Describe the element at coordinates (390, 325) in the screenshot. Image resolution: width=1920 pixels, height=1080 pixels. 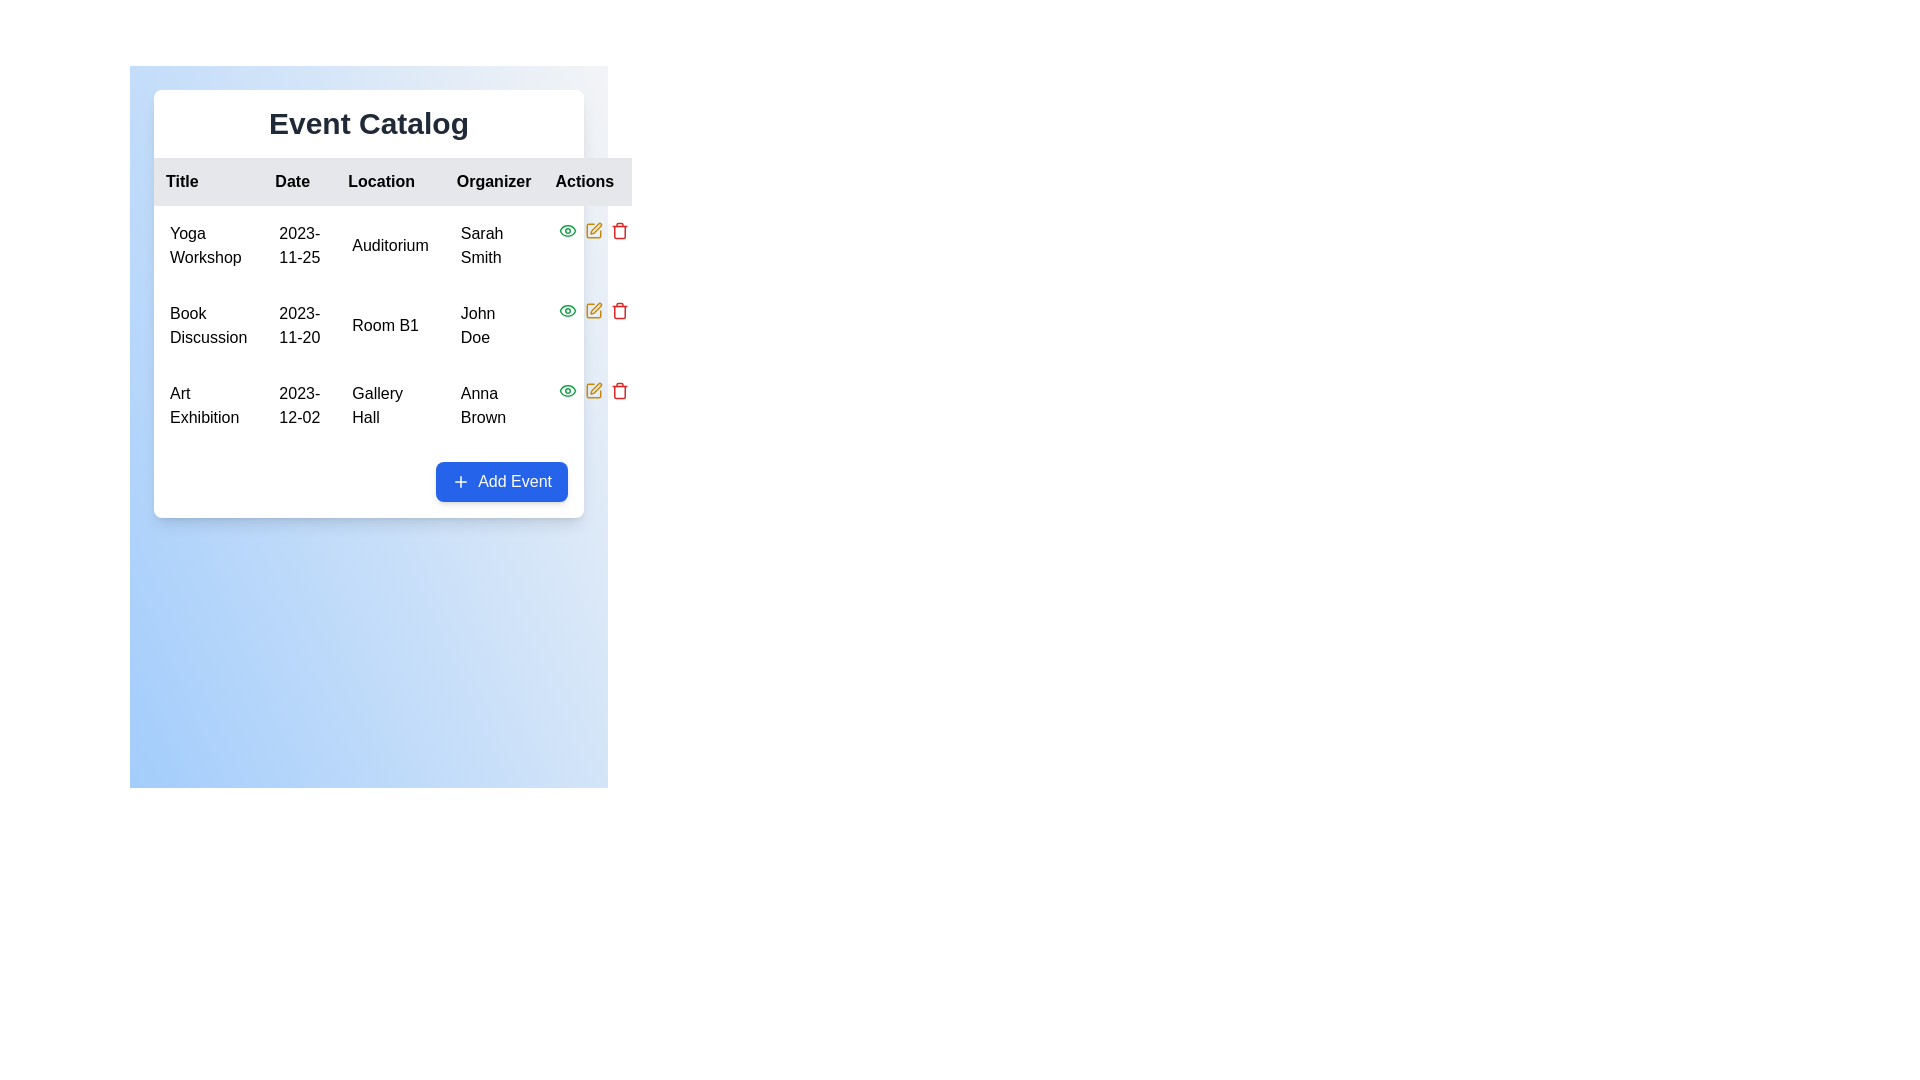
I see `the Text Label indicating the location of the 'Book Discussion' event, which is located under the 'Location' column in the second row of the table` at that location.